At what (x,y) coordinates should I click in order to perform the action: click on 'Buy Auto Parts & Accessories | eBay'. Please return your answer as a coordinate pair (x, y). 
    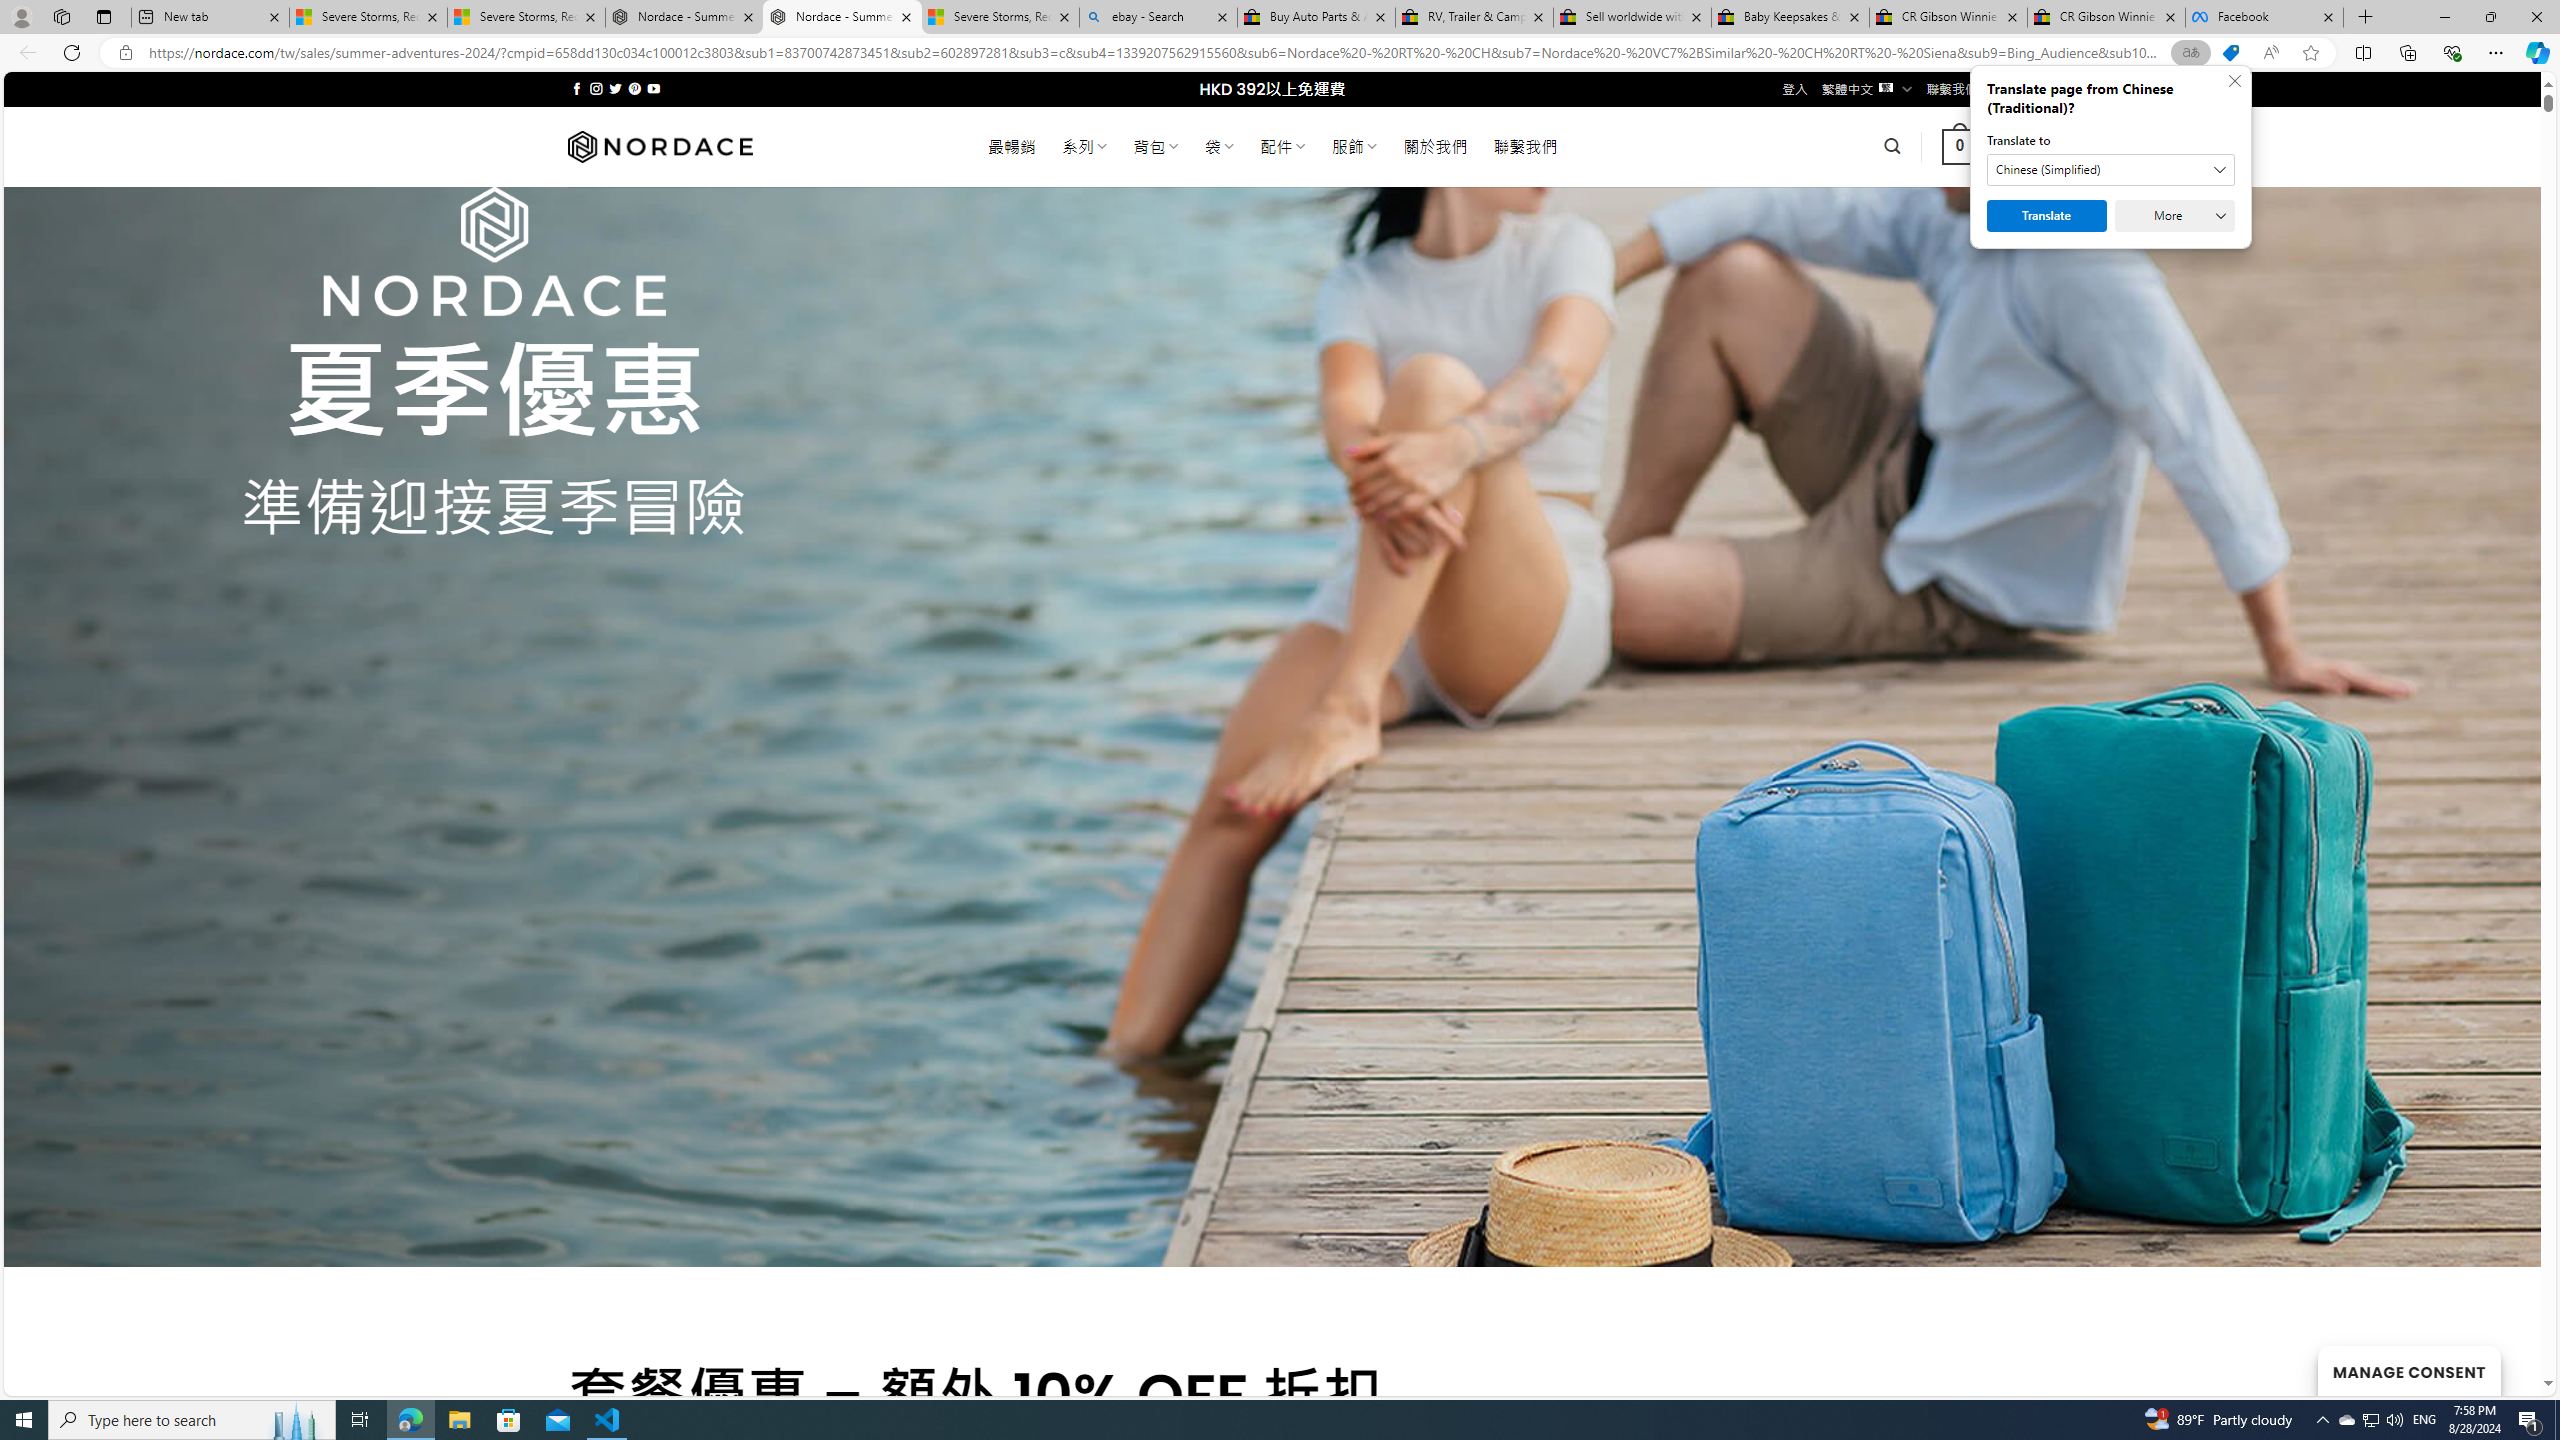
    Looking at the image, I should click on (1314, 16).